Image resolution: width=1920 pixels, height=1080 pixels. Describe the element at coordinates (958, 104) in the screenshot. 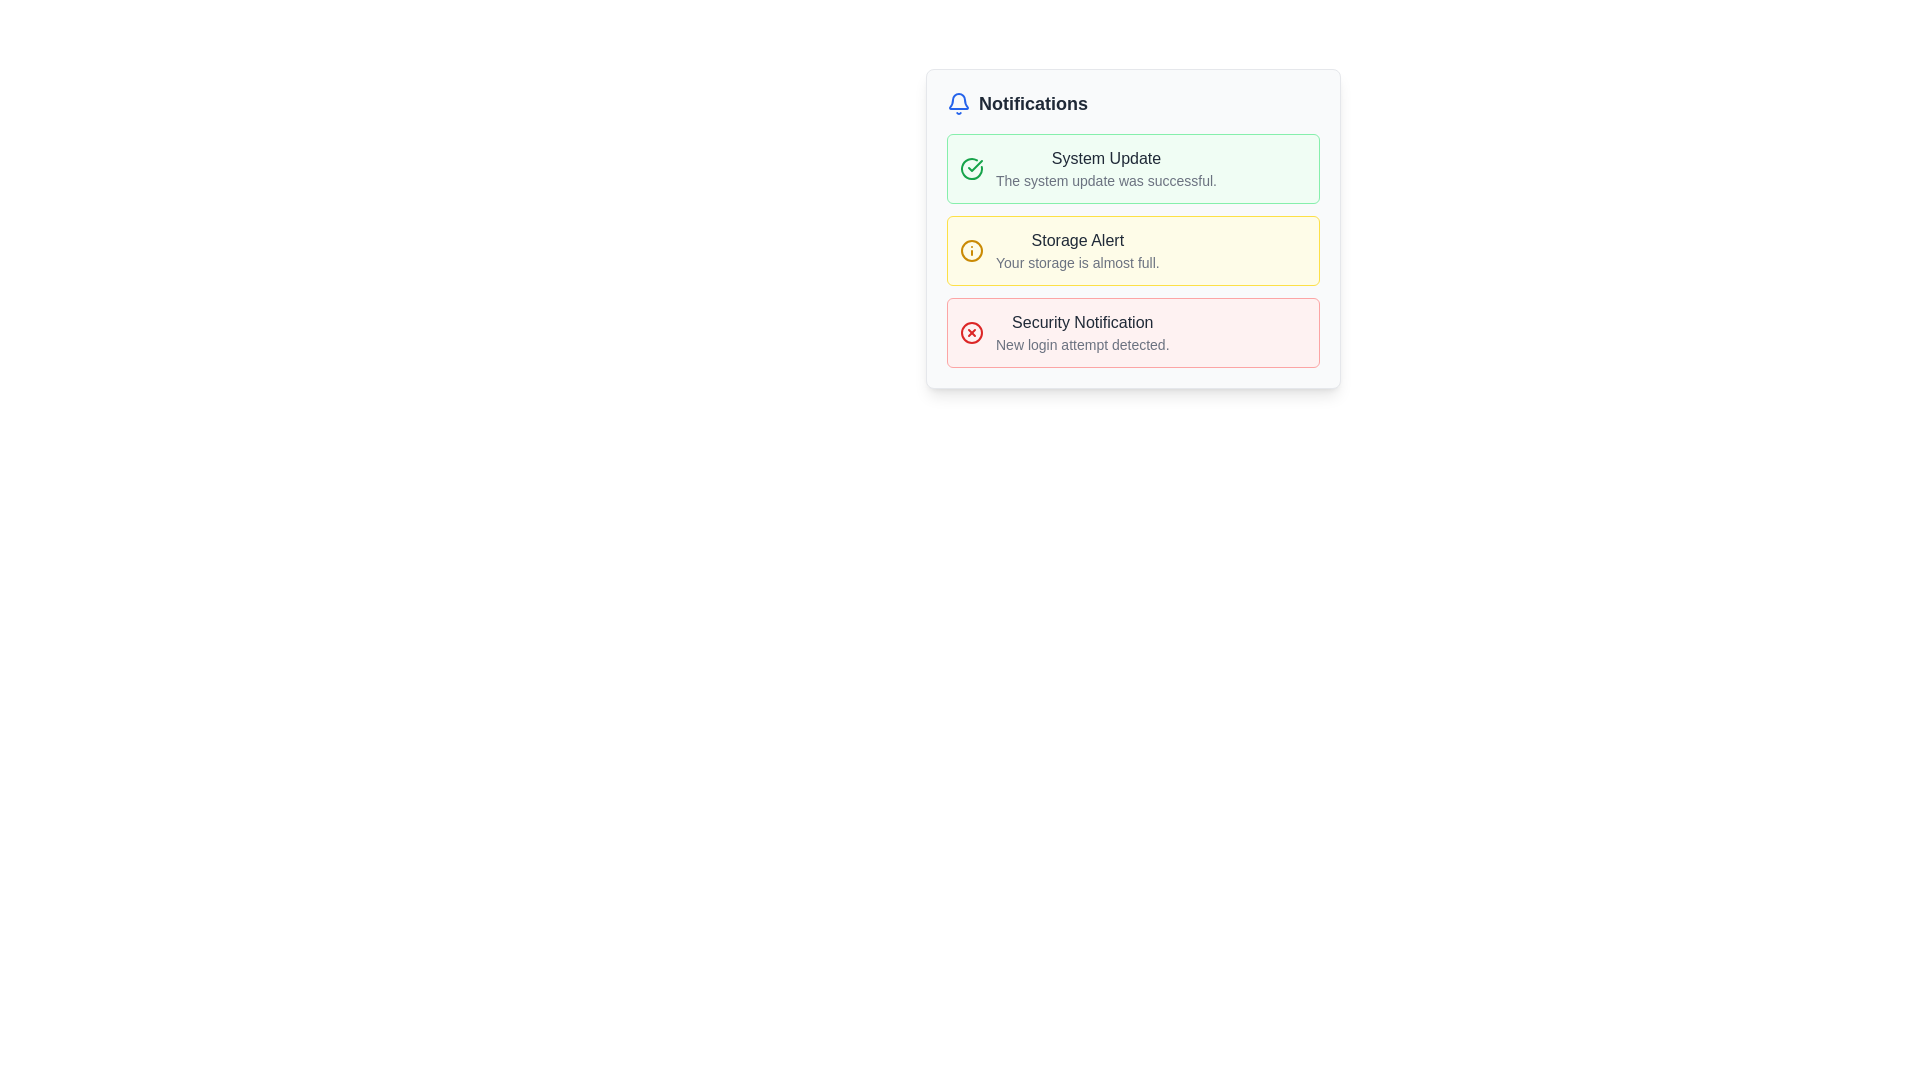

I see `the blue bell icon that is positioned to the left of the 'Notifications' text in the notification panel` at that location.